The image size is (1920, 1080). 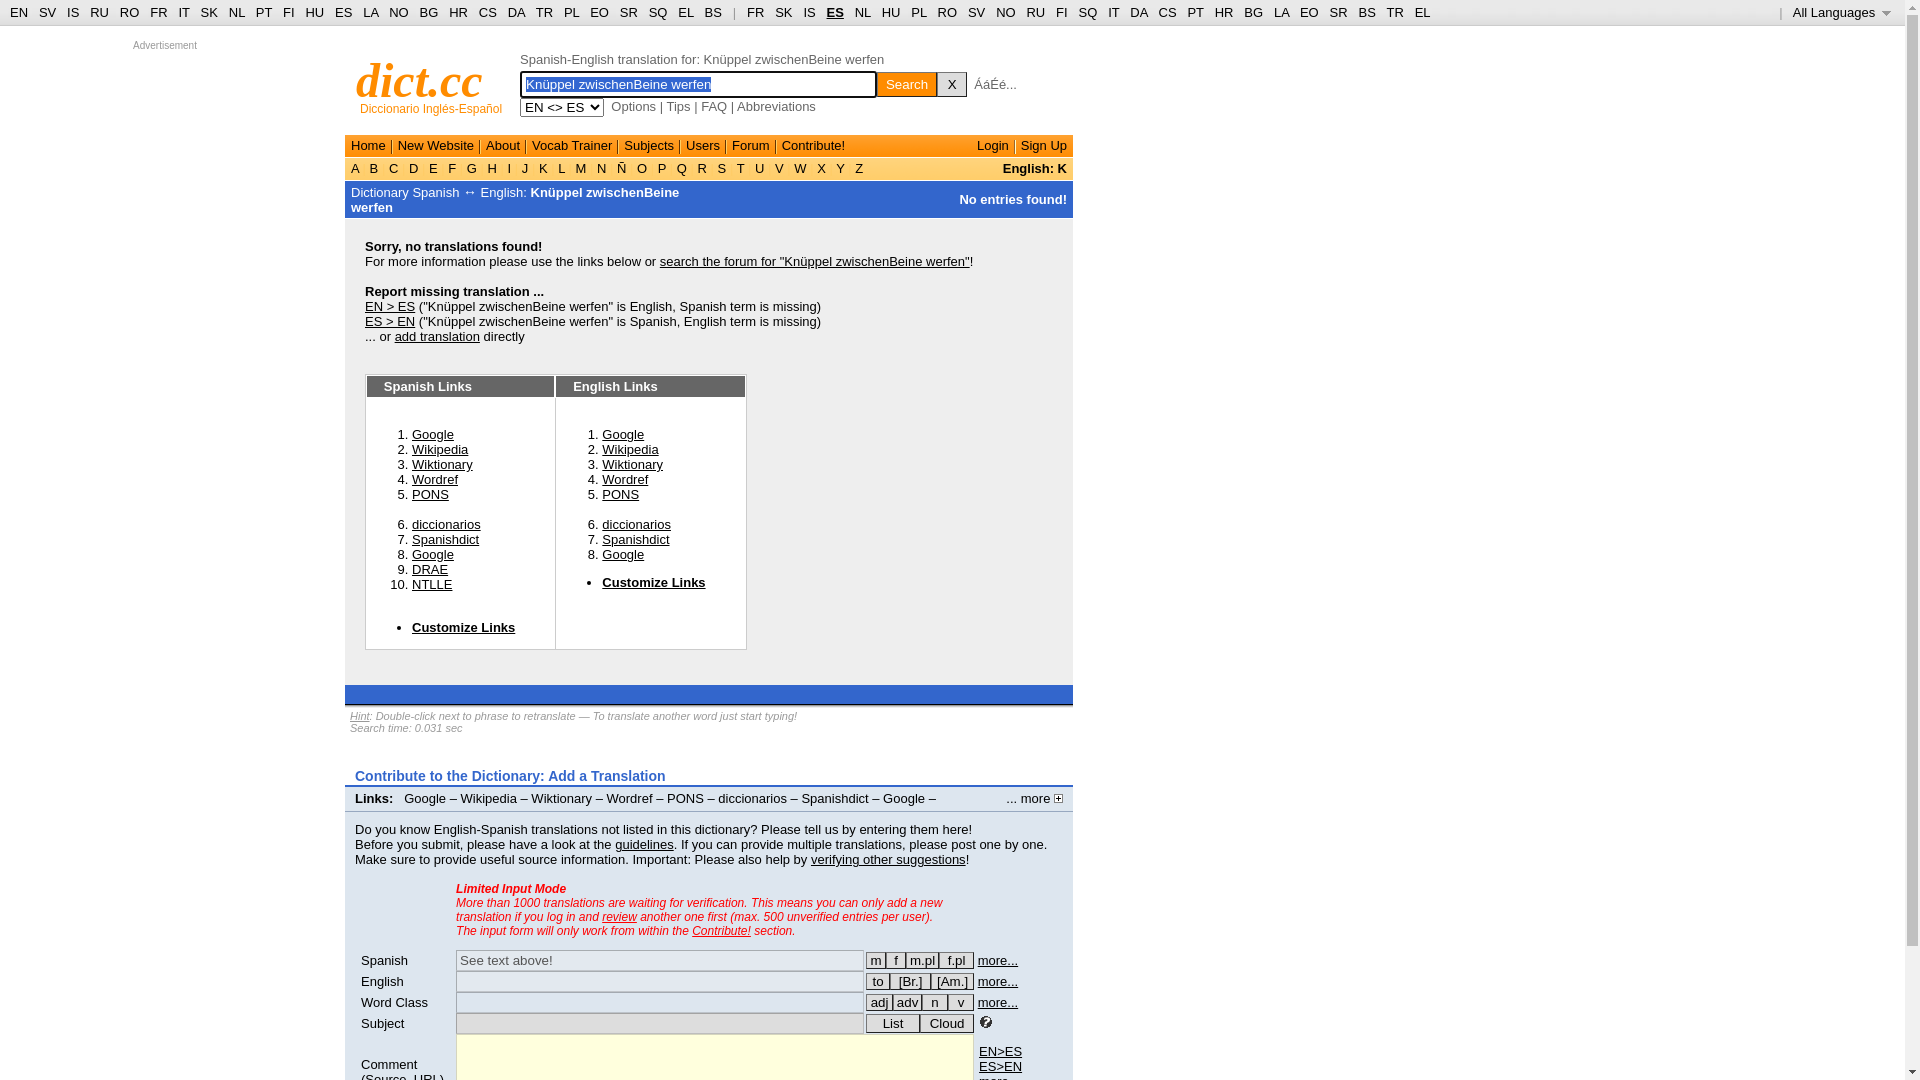 I want to click on 'DA', so click(x=1129, y=12).